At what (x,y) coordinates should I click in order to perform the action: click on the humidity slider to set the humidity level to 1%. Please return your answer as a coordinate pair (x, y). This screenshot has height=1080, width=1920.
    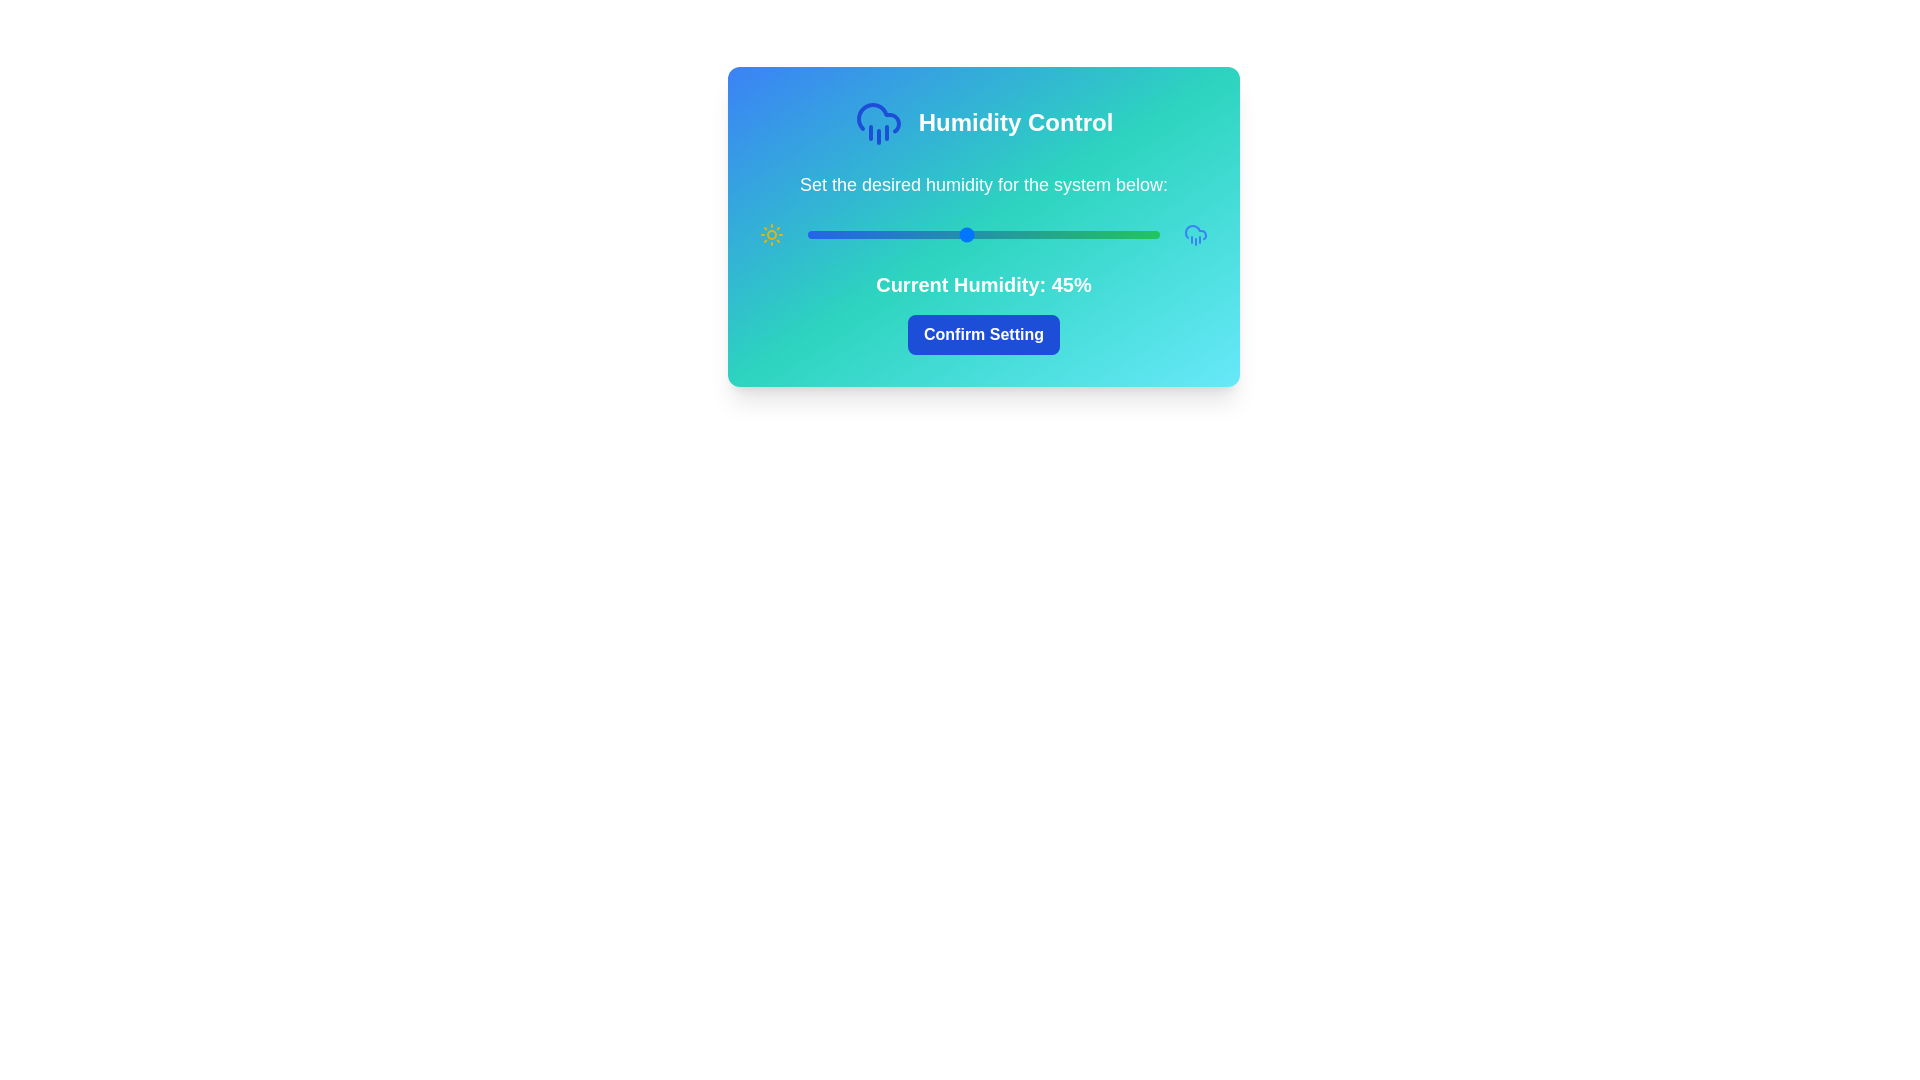
    Looking at the image, I should click on (811, 234).